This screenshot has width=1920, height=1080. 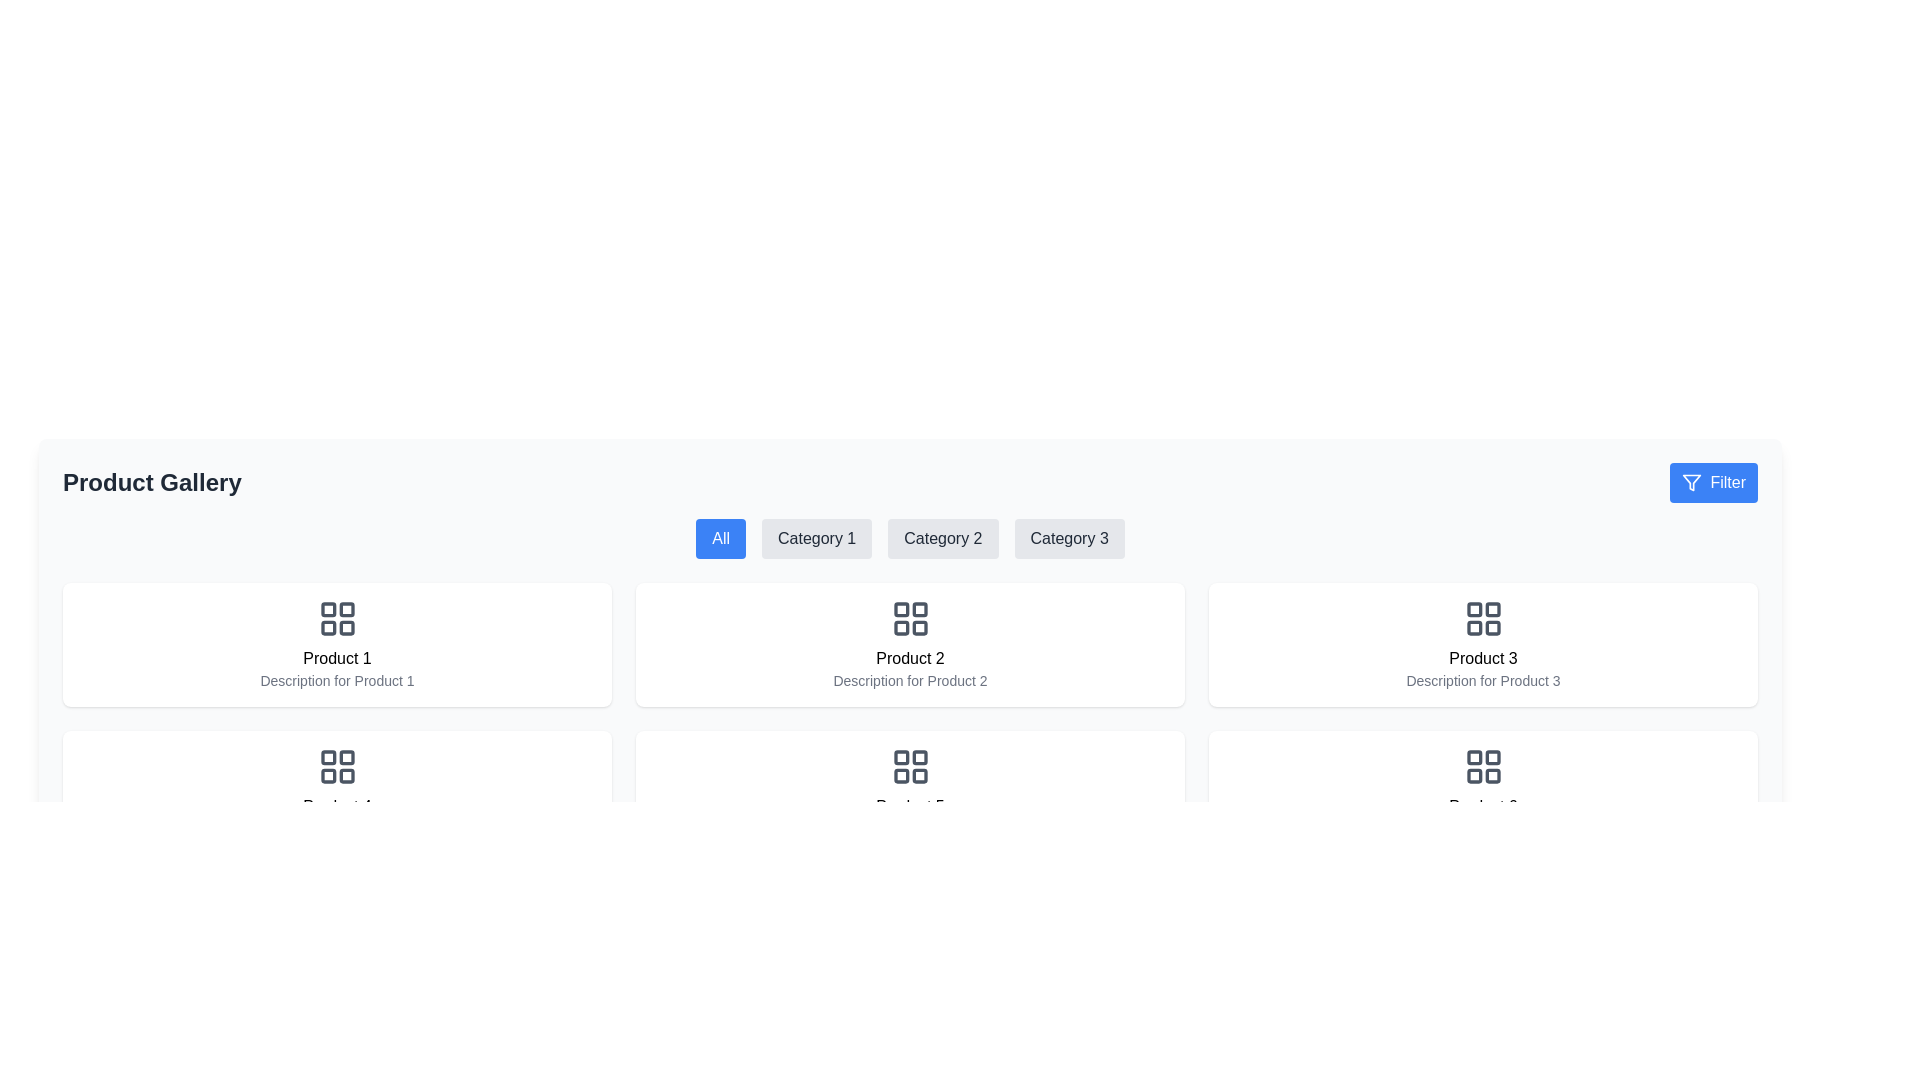 What do you see at coordinates (918, 757) in the screenshot?
I see `the second cell in the top row of a 2x2 grid, which is part of a decorative visual component within a product card in the gallery layout` at bounding box center [918, 757].